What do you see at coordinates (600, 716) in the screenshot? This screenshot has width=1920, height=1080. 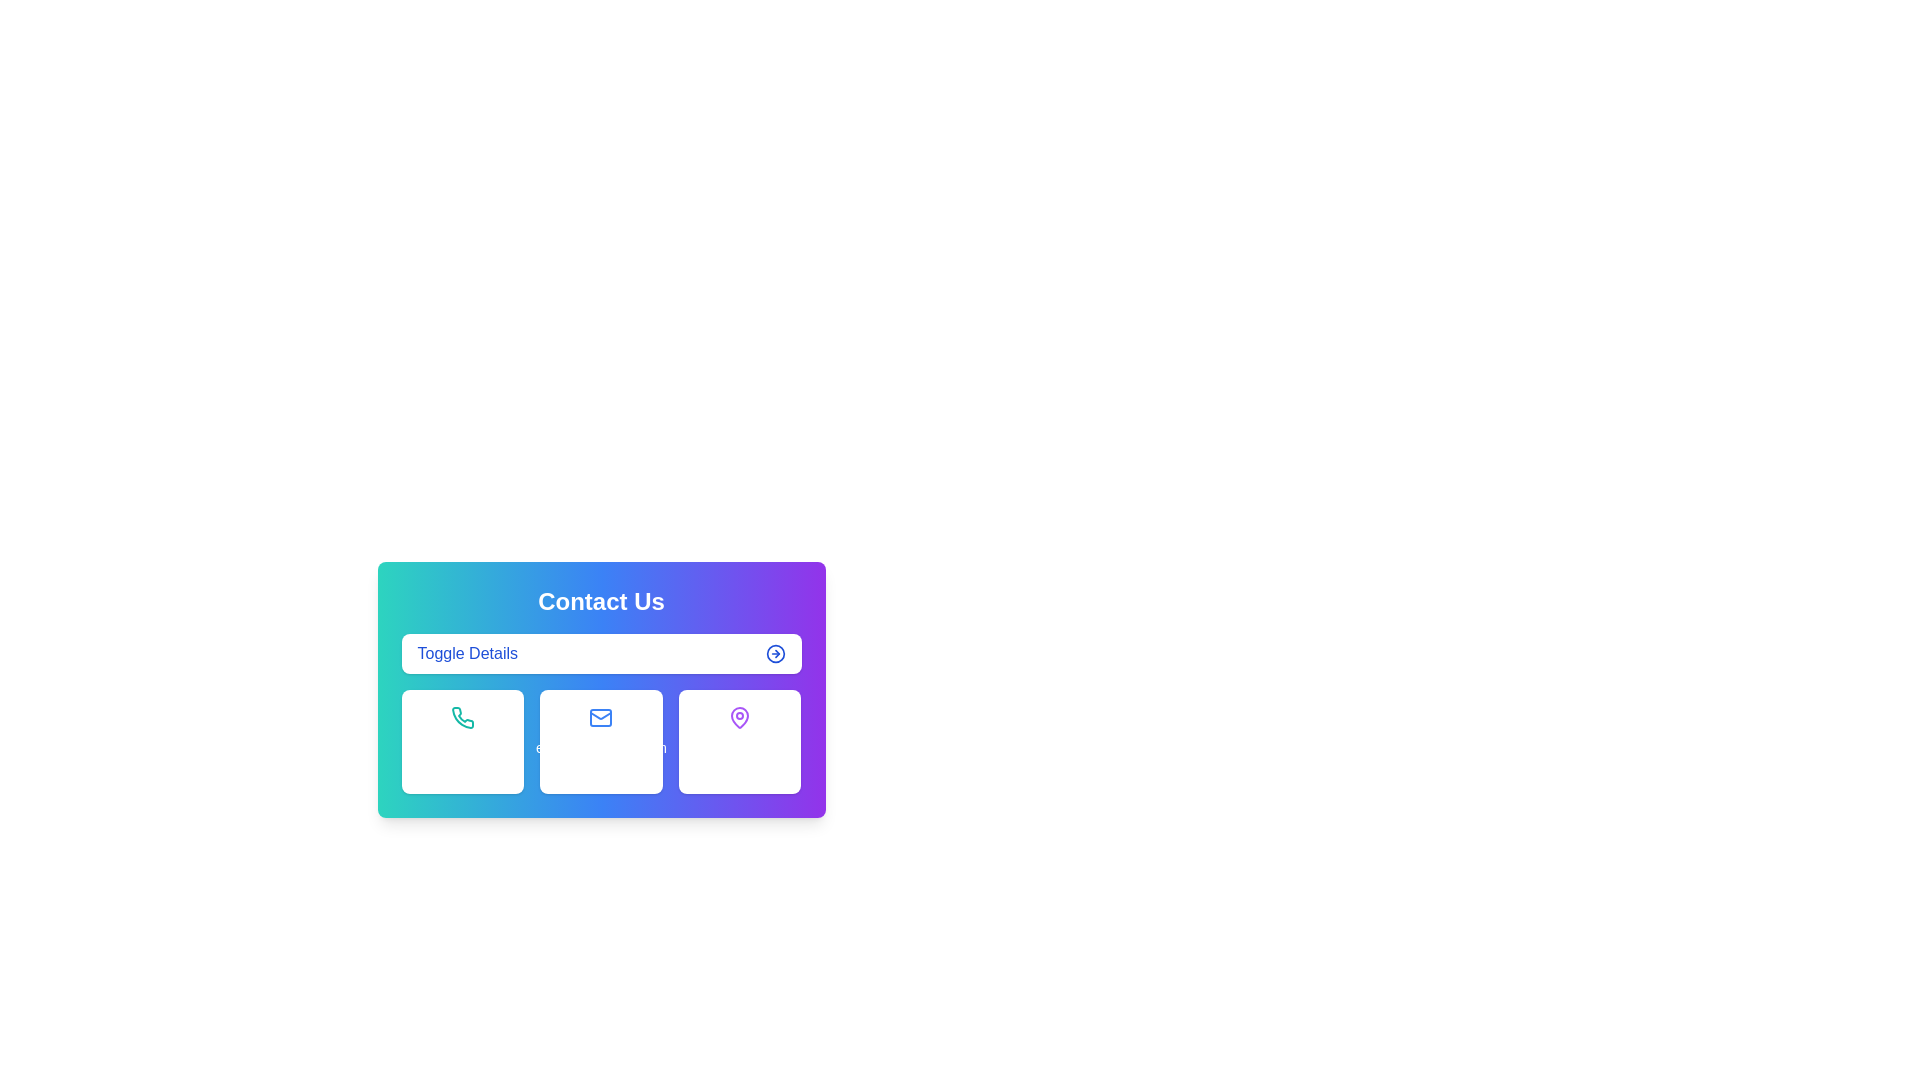 I see `the email icon graphic that represents the email communication option located in the middle section of the contact options row` at bounding box center [600, 716].